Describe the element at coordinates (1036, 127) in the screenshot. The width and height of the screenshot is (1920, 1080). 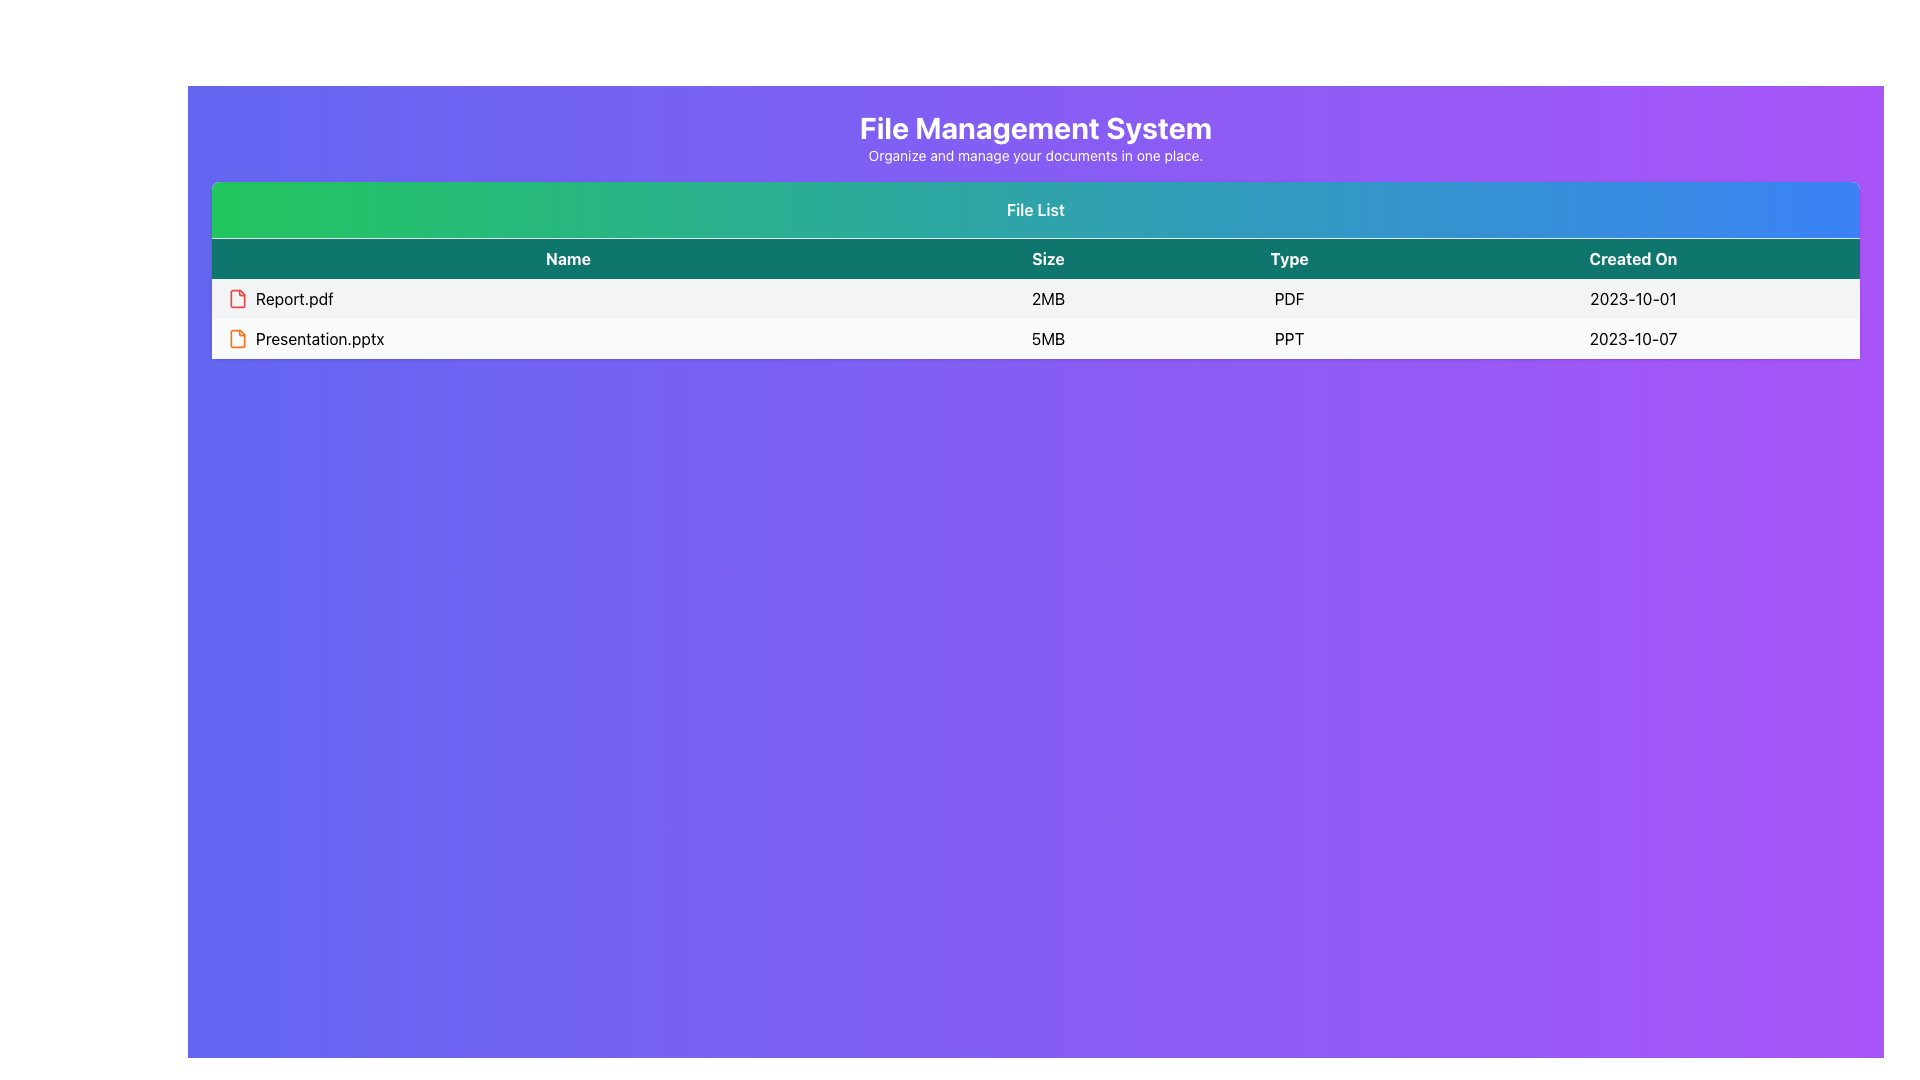
I see `title text display at the top of the interface indicating the function of the application, which is file management` at that location.